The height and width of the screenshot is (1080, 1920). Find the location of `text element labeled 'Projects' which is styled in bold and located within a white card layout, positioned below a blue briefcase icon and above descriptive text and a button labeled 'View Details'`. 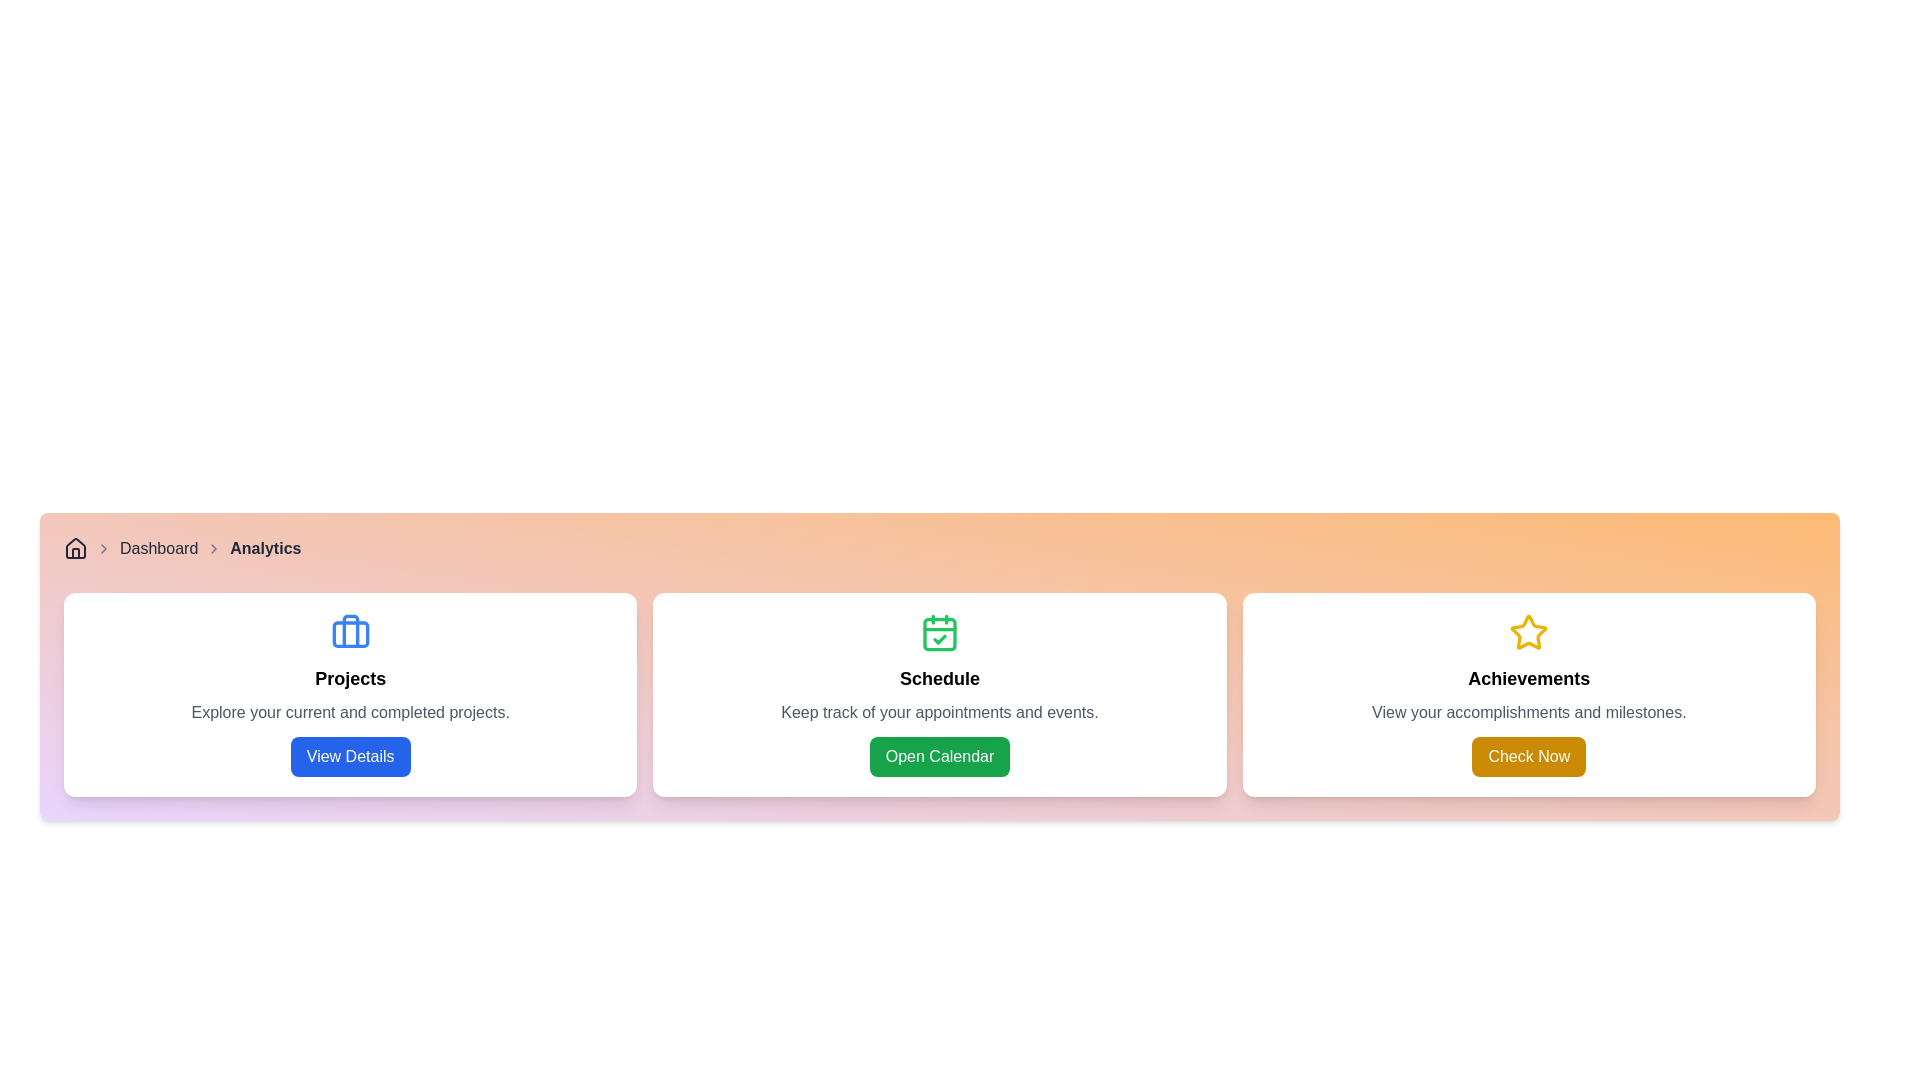

text element labeled 'Projects' which is styled in bold and located within a white card layout, positioned below a blue briefcase icon and above descriptive text and a button labeled 'View Details' is located at coordinates (350, 677).